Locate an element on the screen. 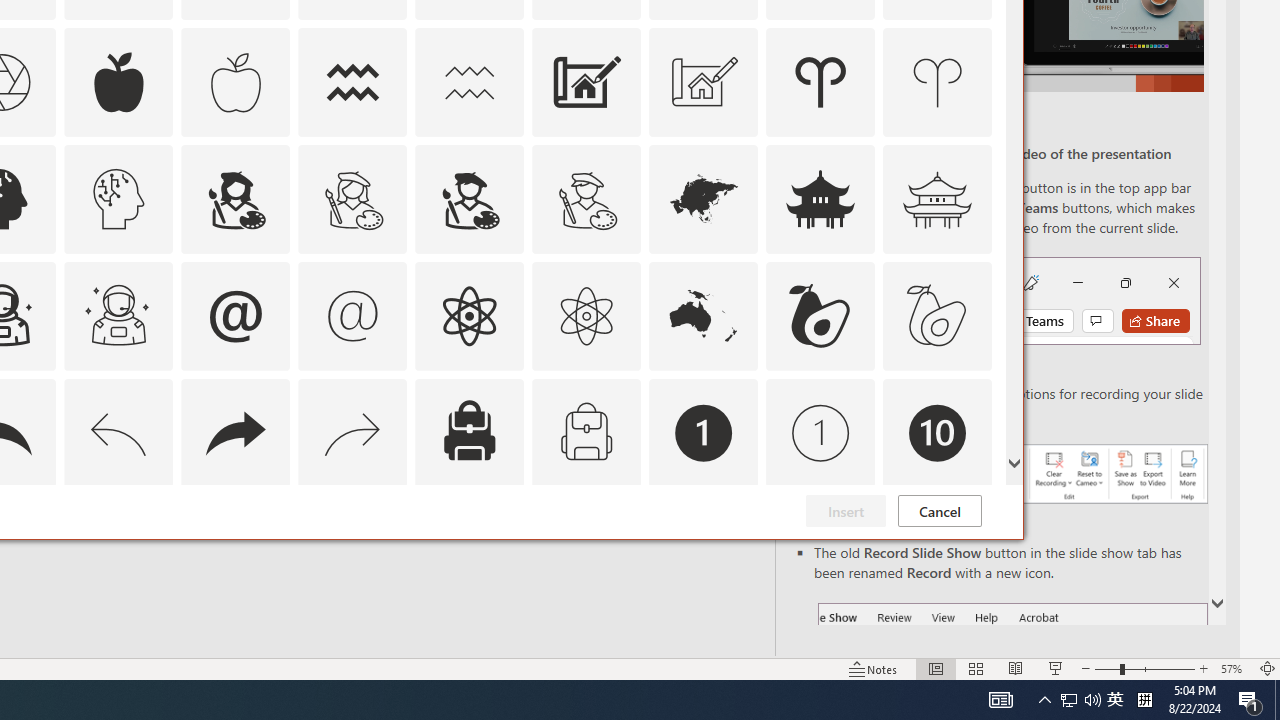 The width and height of the screenshot is (1280, 720). 'Zoom 57%' is located at coordinates (1233, 669).